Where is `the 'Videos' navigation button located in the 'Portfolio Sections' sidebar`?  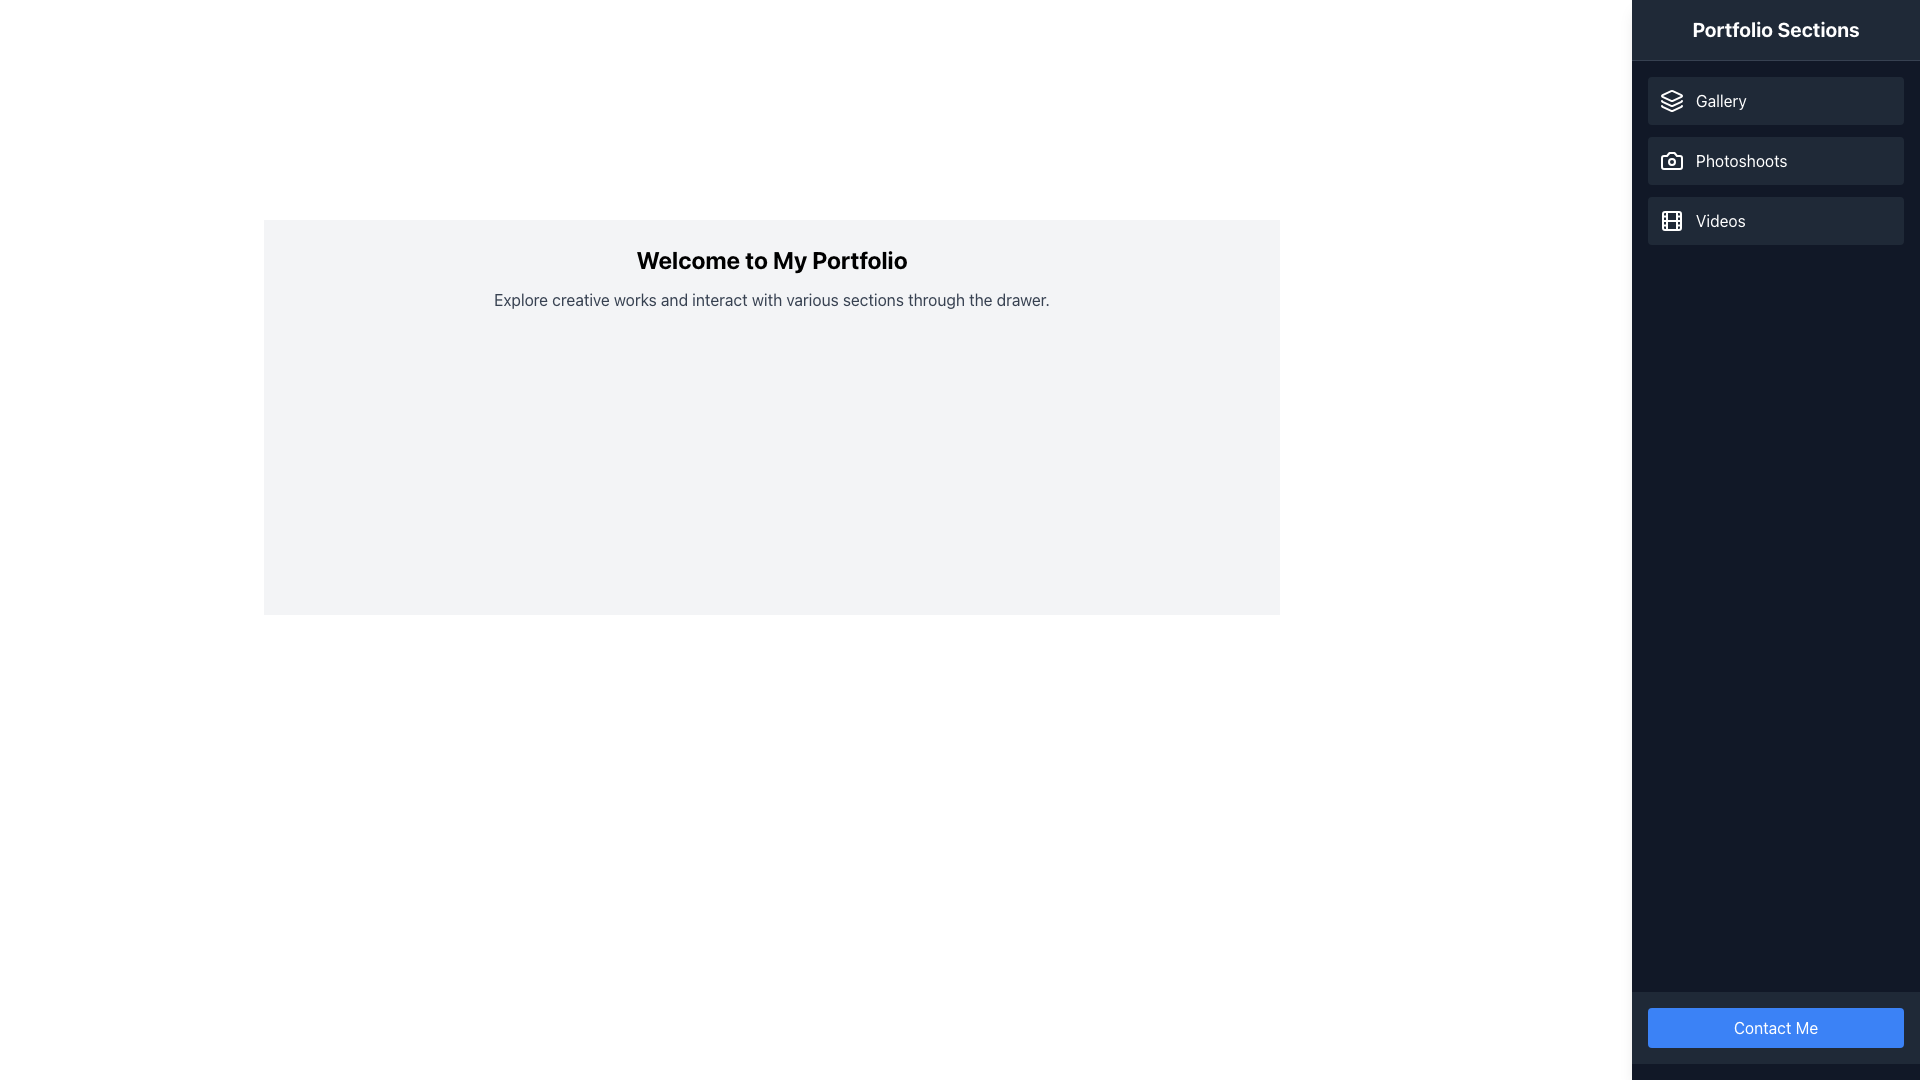
the 'Videos' navigation button located in the 'Portfolio Sections' sidebar is located at coordinates (1776, 220).